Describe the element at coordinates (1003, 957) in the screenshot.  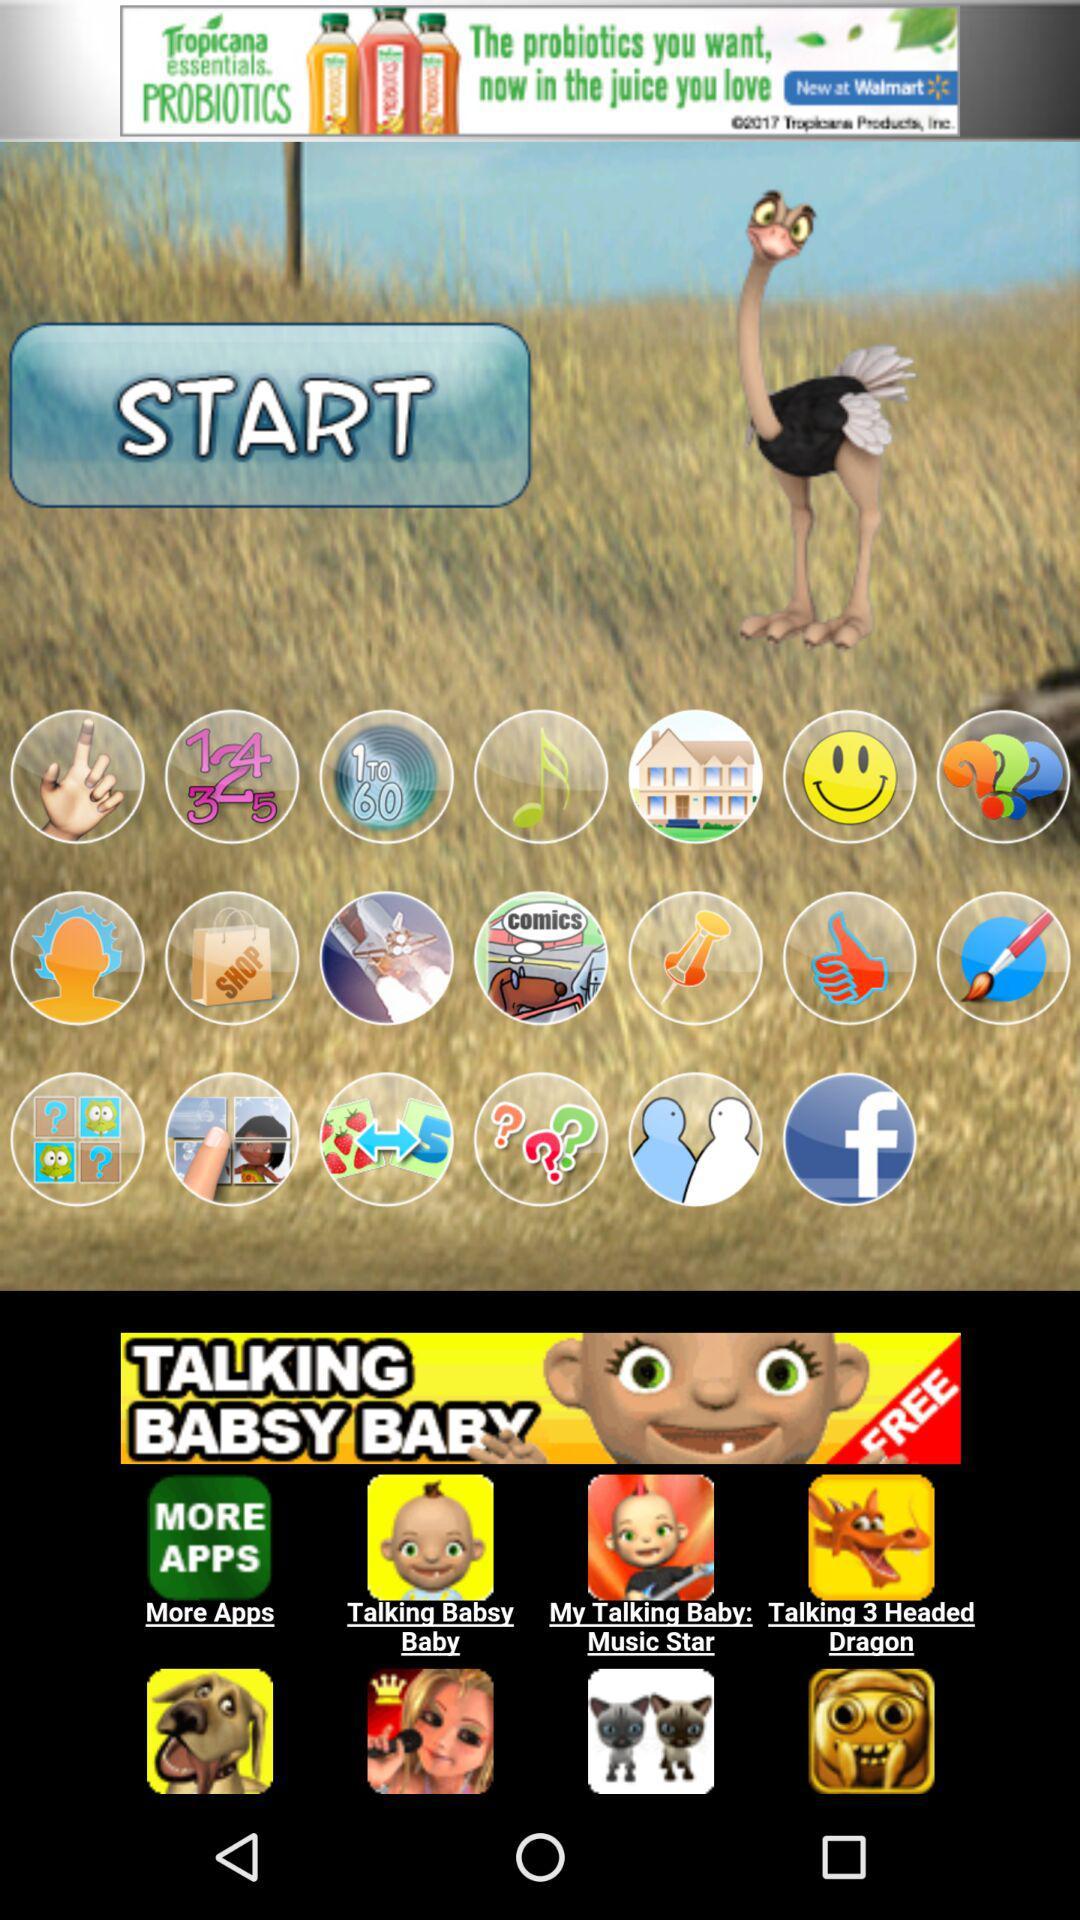
I see `paint` at that location.